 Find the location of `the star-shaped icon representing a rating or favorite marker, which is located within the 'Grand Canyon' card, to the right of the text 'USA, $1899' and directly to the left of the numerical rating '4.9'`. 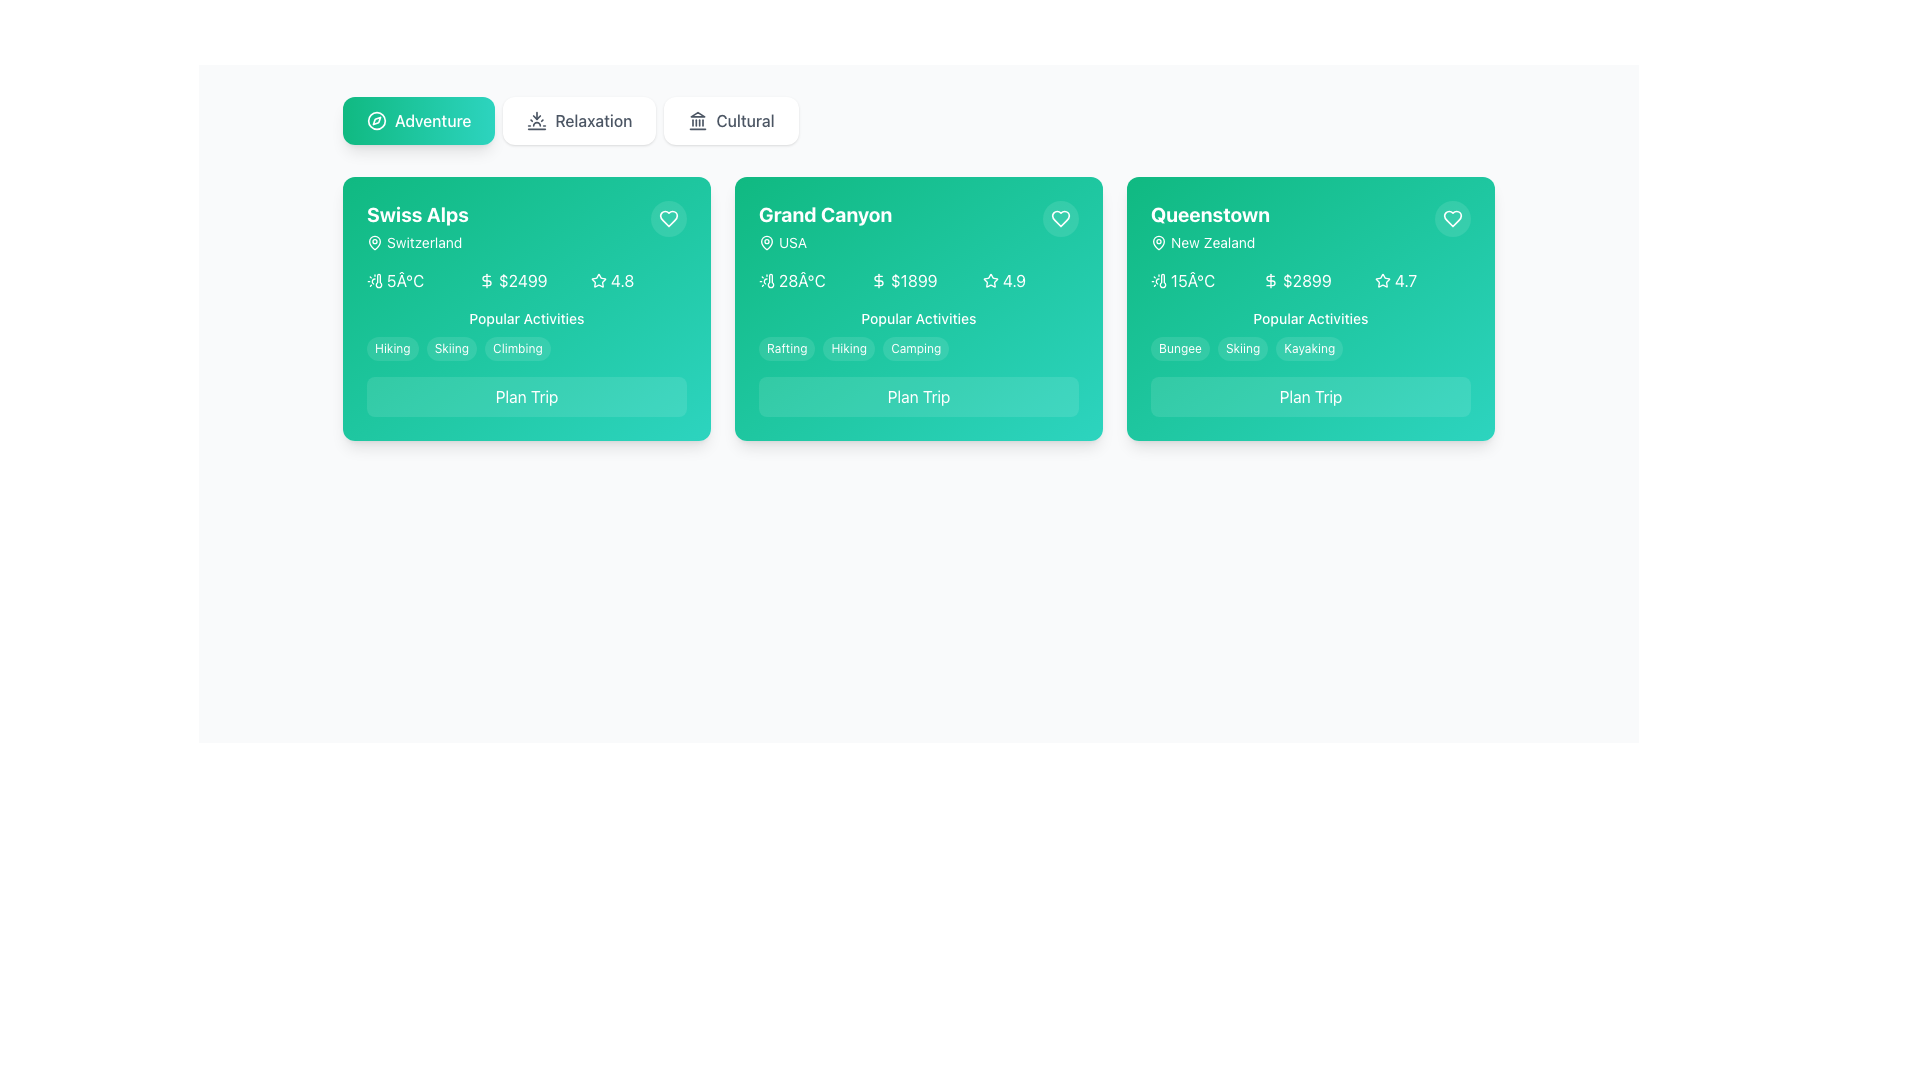

the star-shaped icon representing a rating or favorite marker, which is located within the 'Grand Canyon' card, to the right of the text 'USA, $1899' and directly to the left of the numerical rating '4.9' is located at coordinates (990, 281).